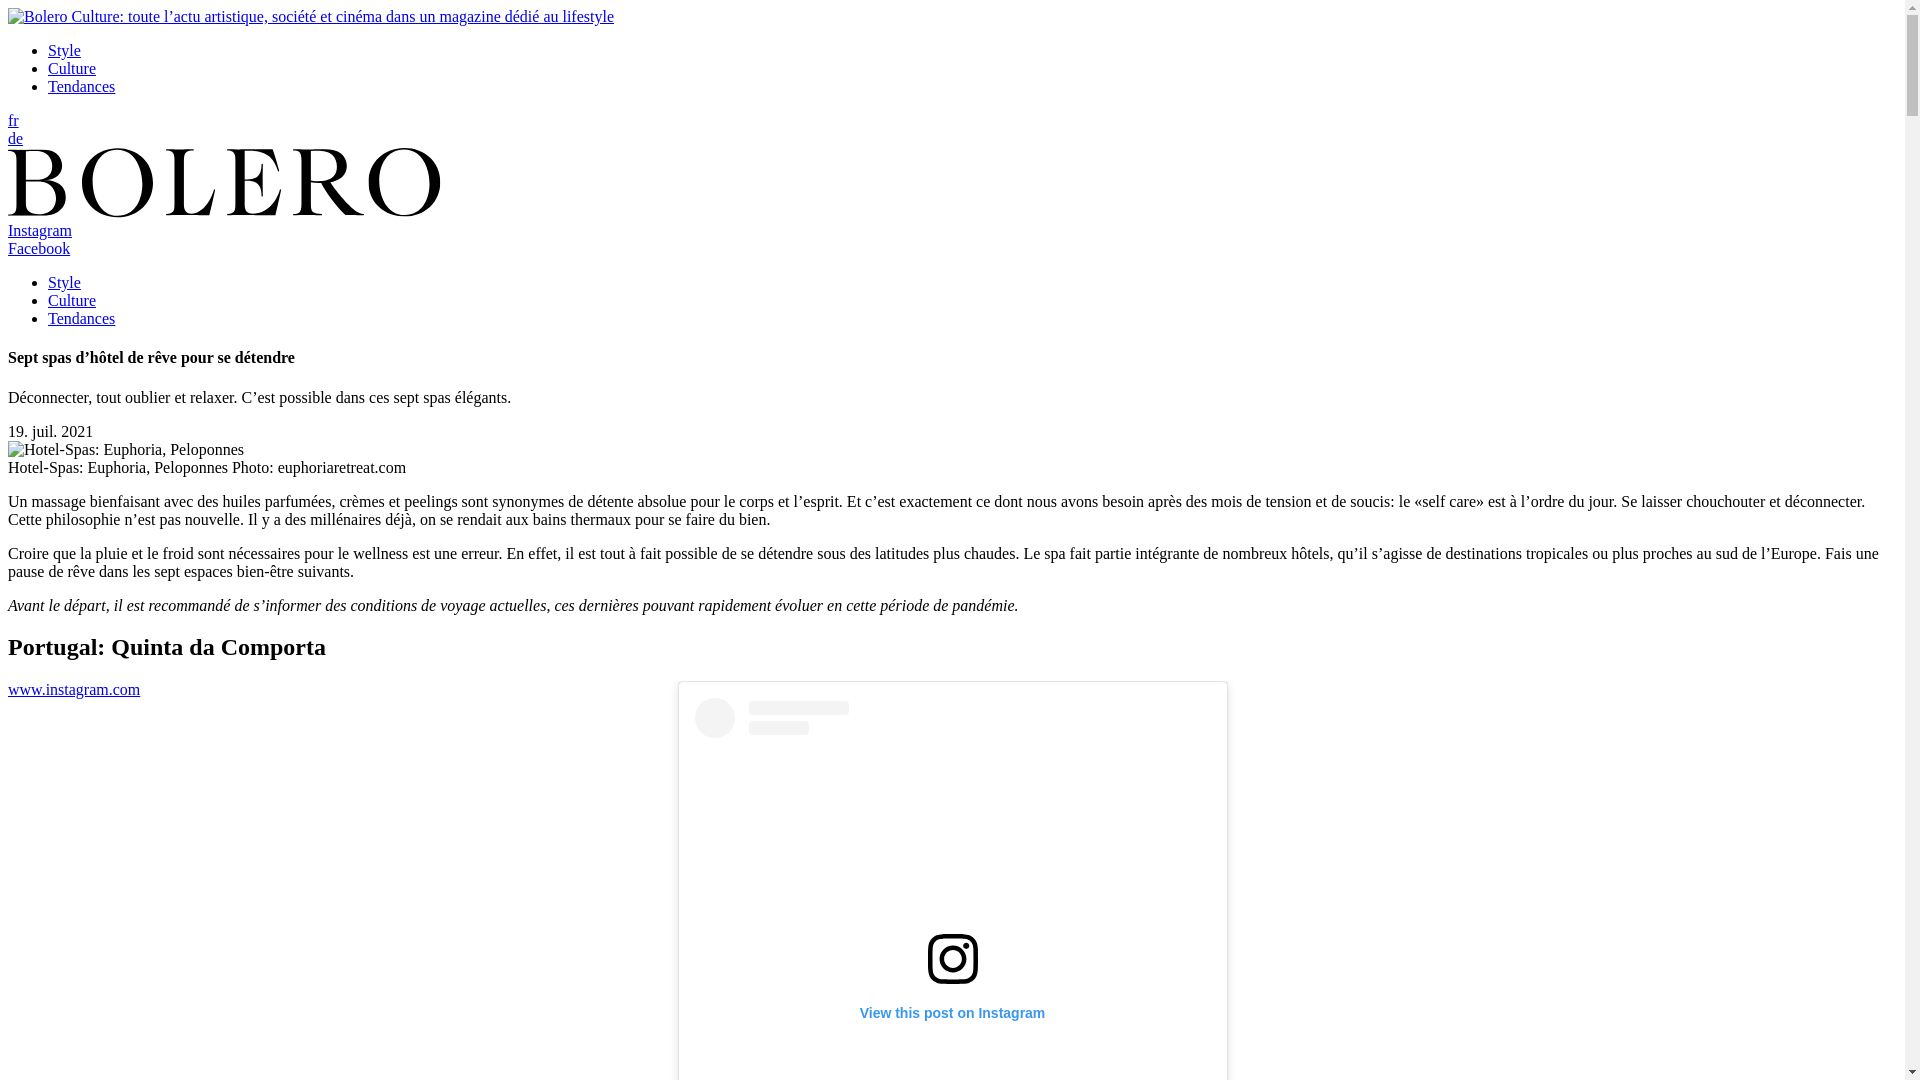  What do you see at coordinates (48, 85) in the screenshot?
I see `'Tendances'` at bounding box center [48, 85].